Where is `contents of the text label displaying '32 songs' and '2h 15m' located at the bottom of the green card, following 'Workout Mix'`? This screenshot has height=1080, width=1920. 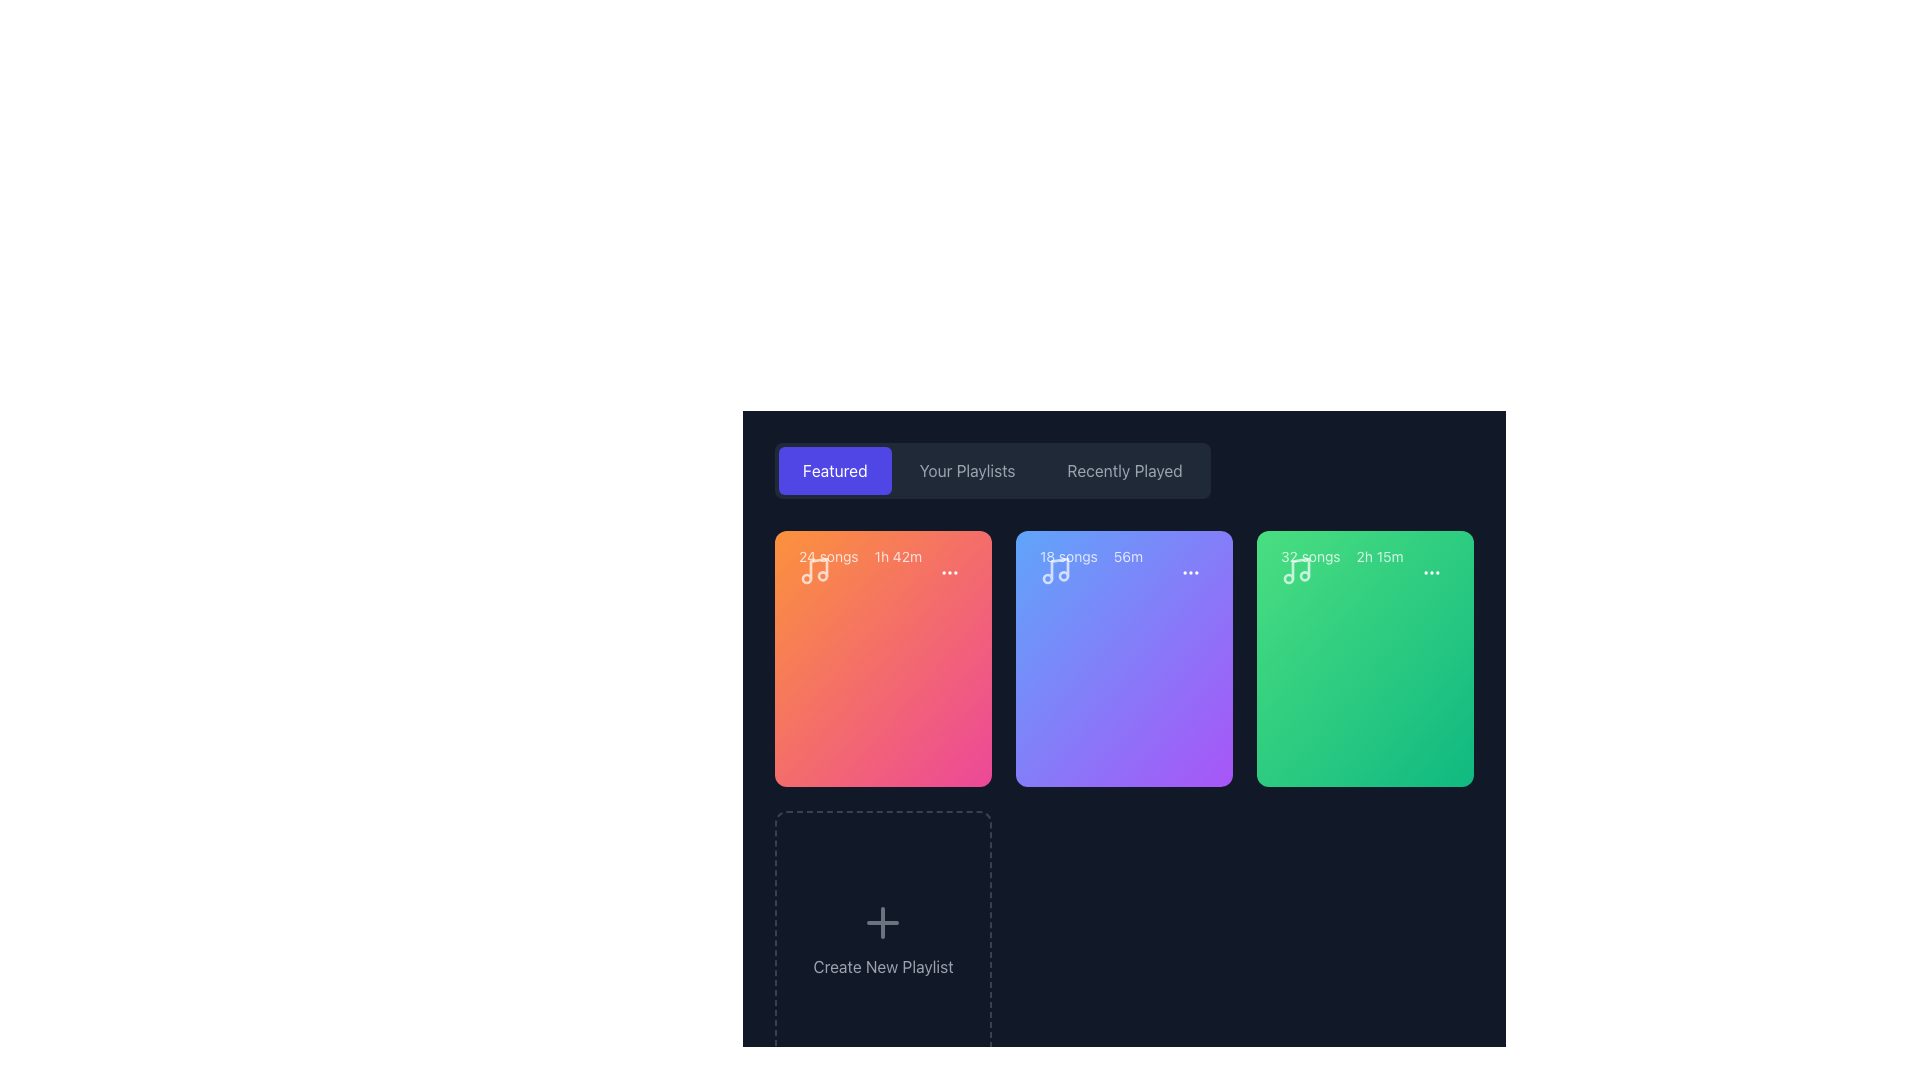
contents of the text label displaying '32 songs' and '2h 15m' located at the bottom of the green card, following 'Workout Mix' is located at coordinates (1342, 556).